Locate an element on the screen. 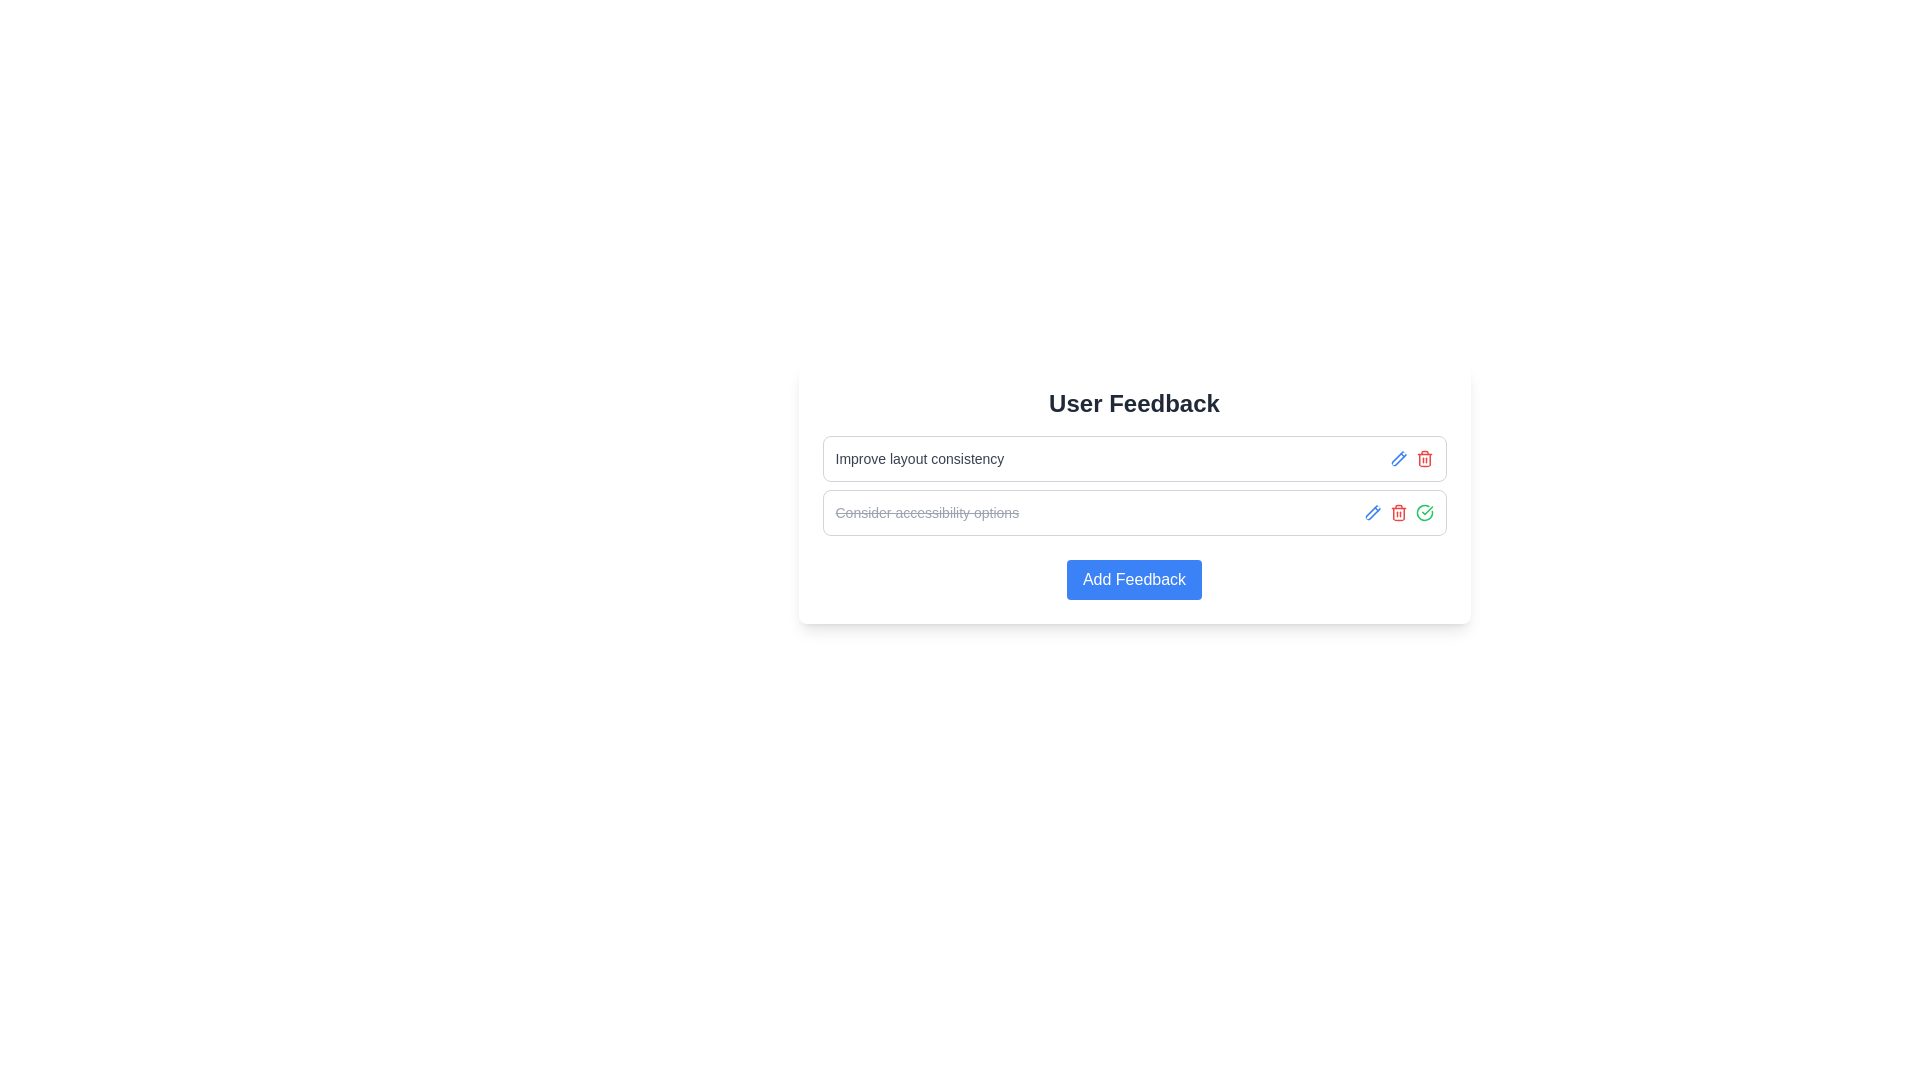  the button located at the bottom center of the modal containing the 'User Feedback' title is located at coordinates (1134, 579).